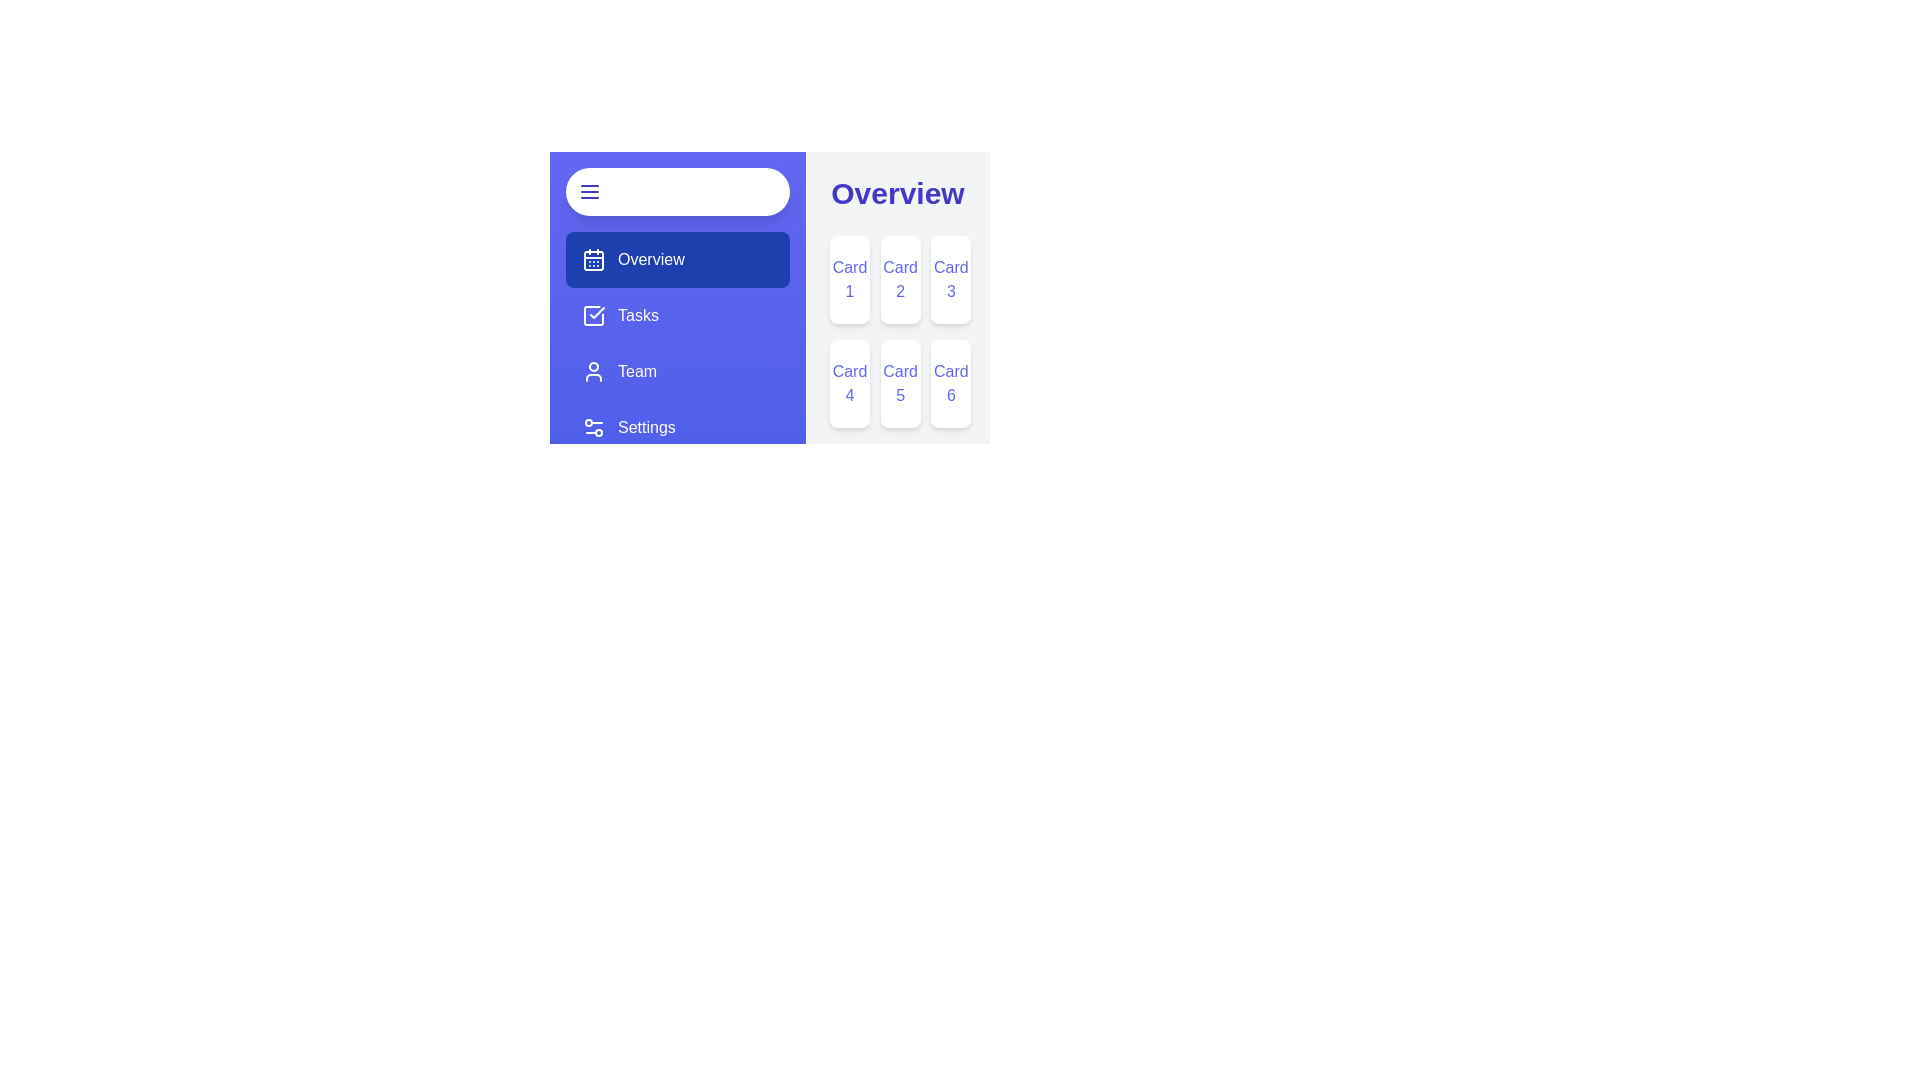 The image size is (1920, 1080). Describe the element at coordinates (677, 315) in the screenshot. I see `the tab labeled Tasks from the sidebar` at that location.